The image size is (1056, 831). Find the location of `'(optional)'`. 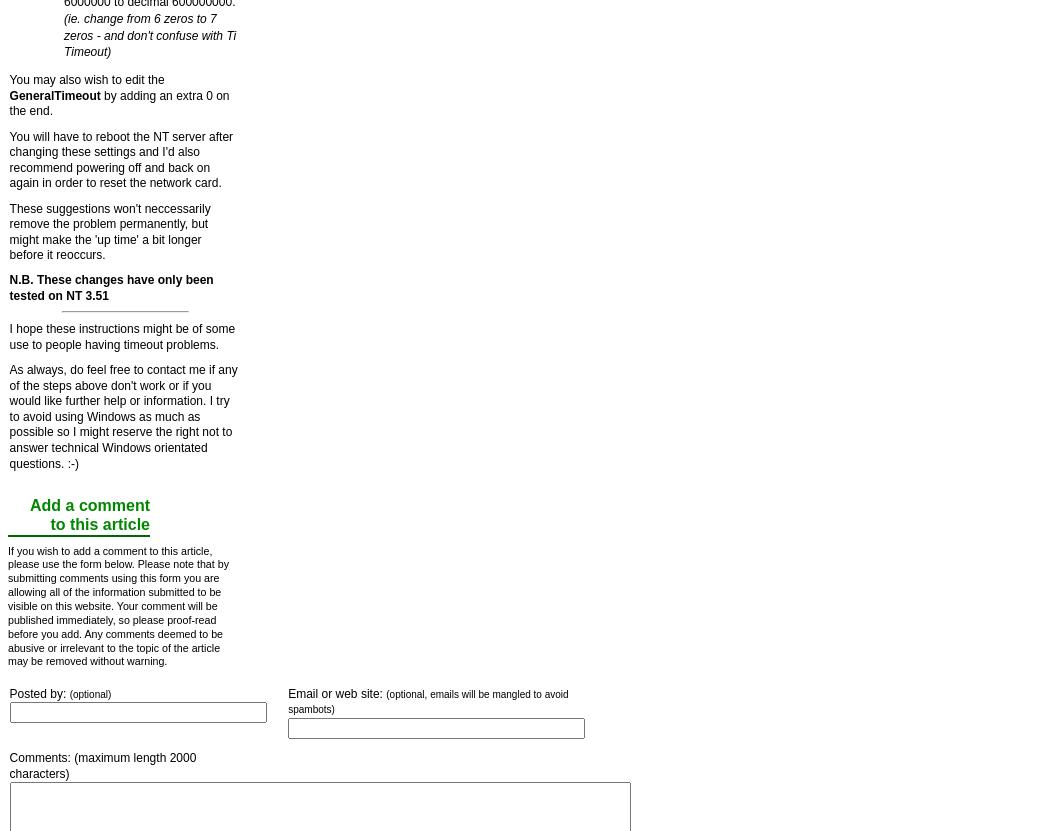

'(optional)' is located at coordinates (88, 692).